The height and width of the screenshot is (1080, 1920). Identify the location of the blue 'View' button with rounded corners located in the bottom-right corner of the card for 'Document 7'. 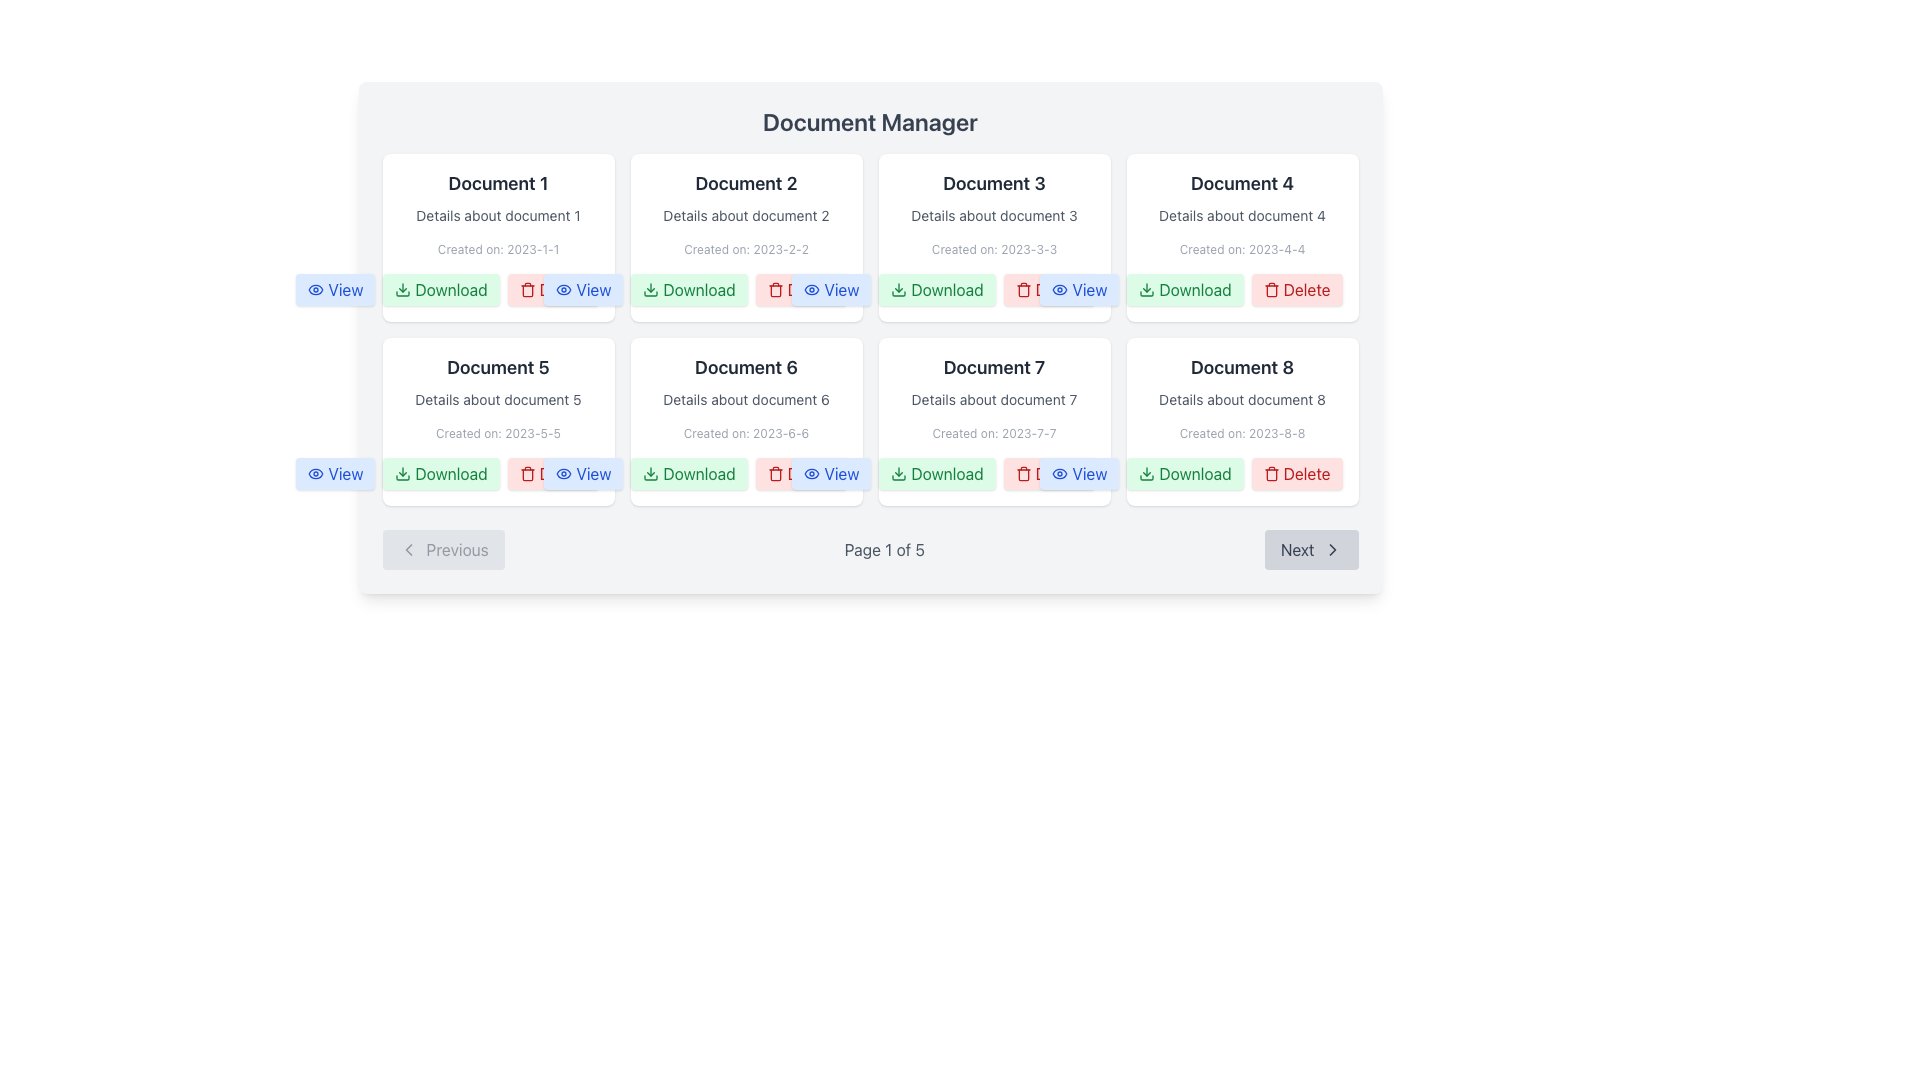
(1079, 474).